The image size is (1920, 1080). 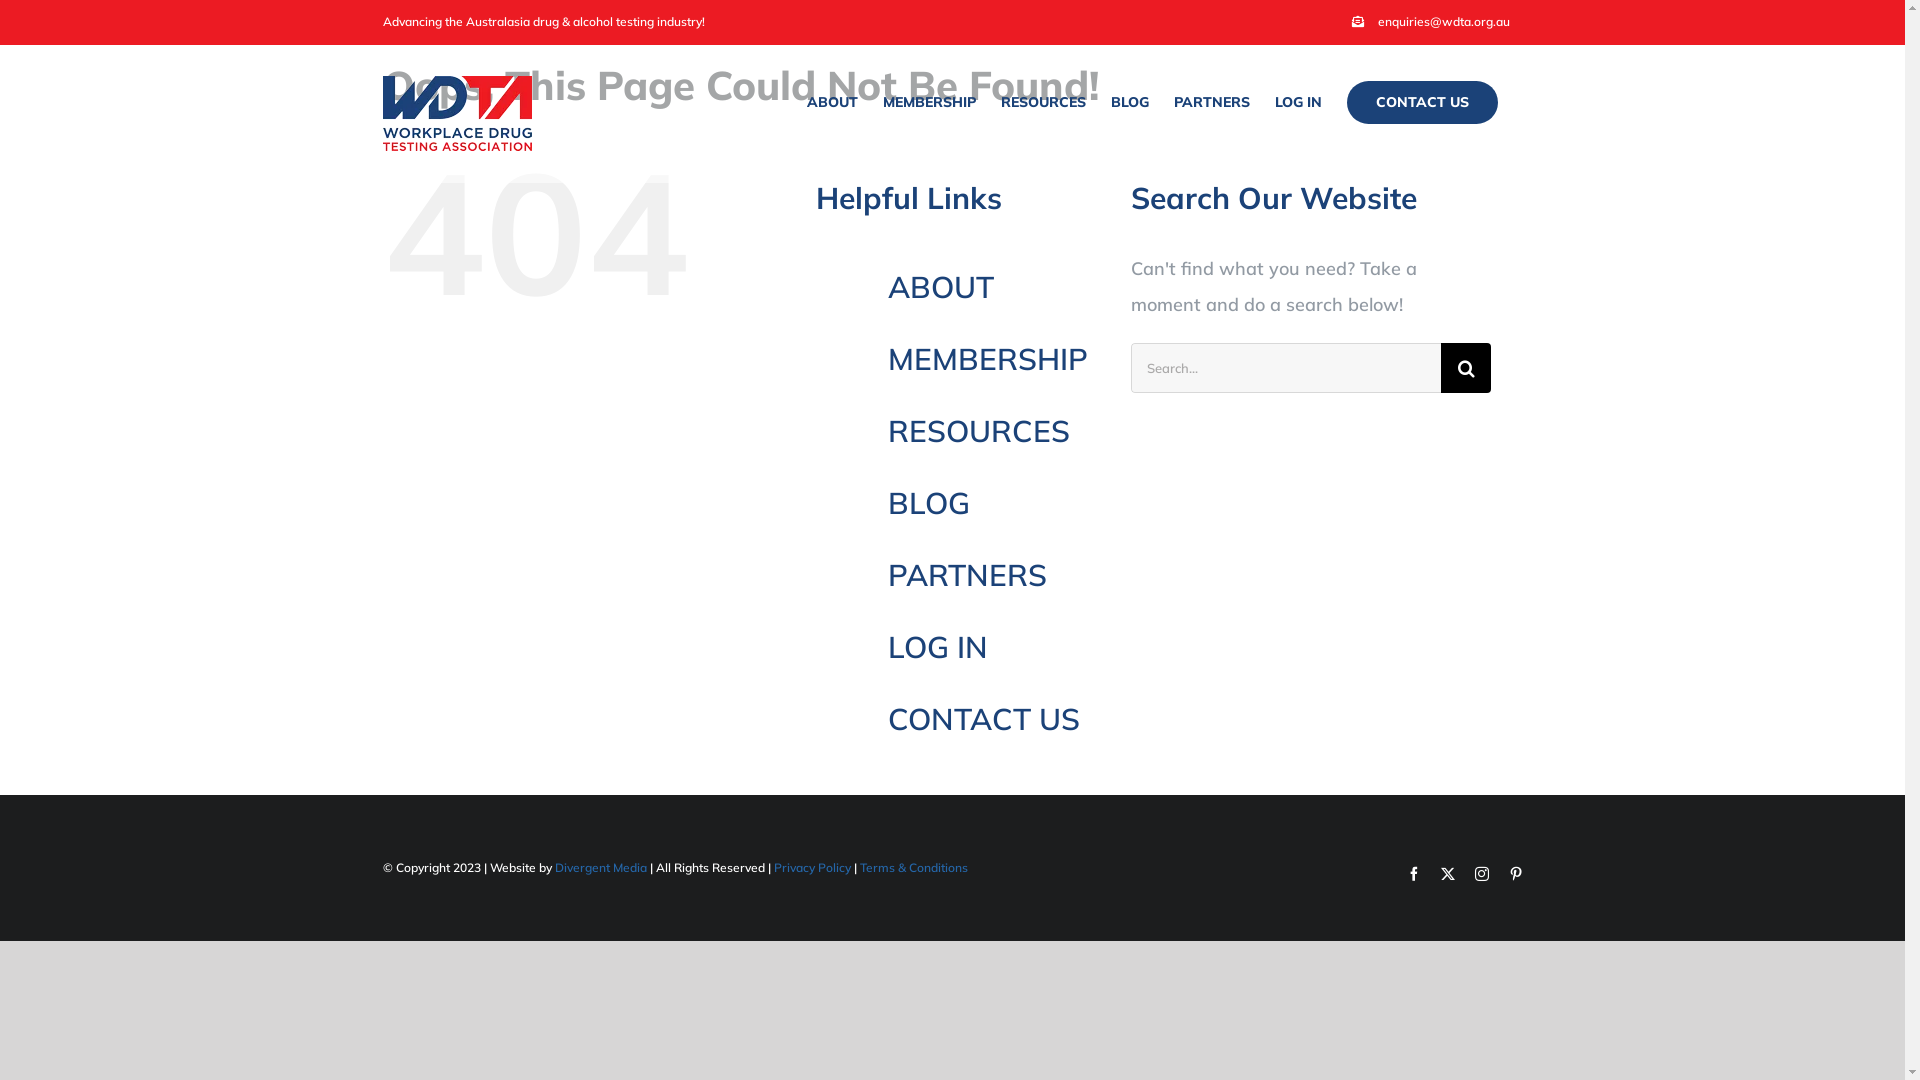 What do you see at coordinates (1429, 22) in the screenshot?
I see `'enquiries@wdta.org.au'` at bounding box center [1429, 22].